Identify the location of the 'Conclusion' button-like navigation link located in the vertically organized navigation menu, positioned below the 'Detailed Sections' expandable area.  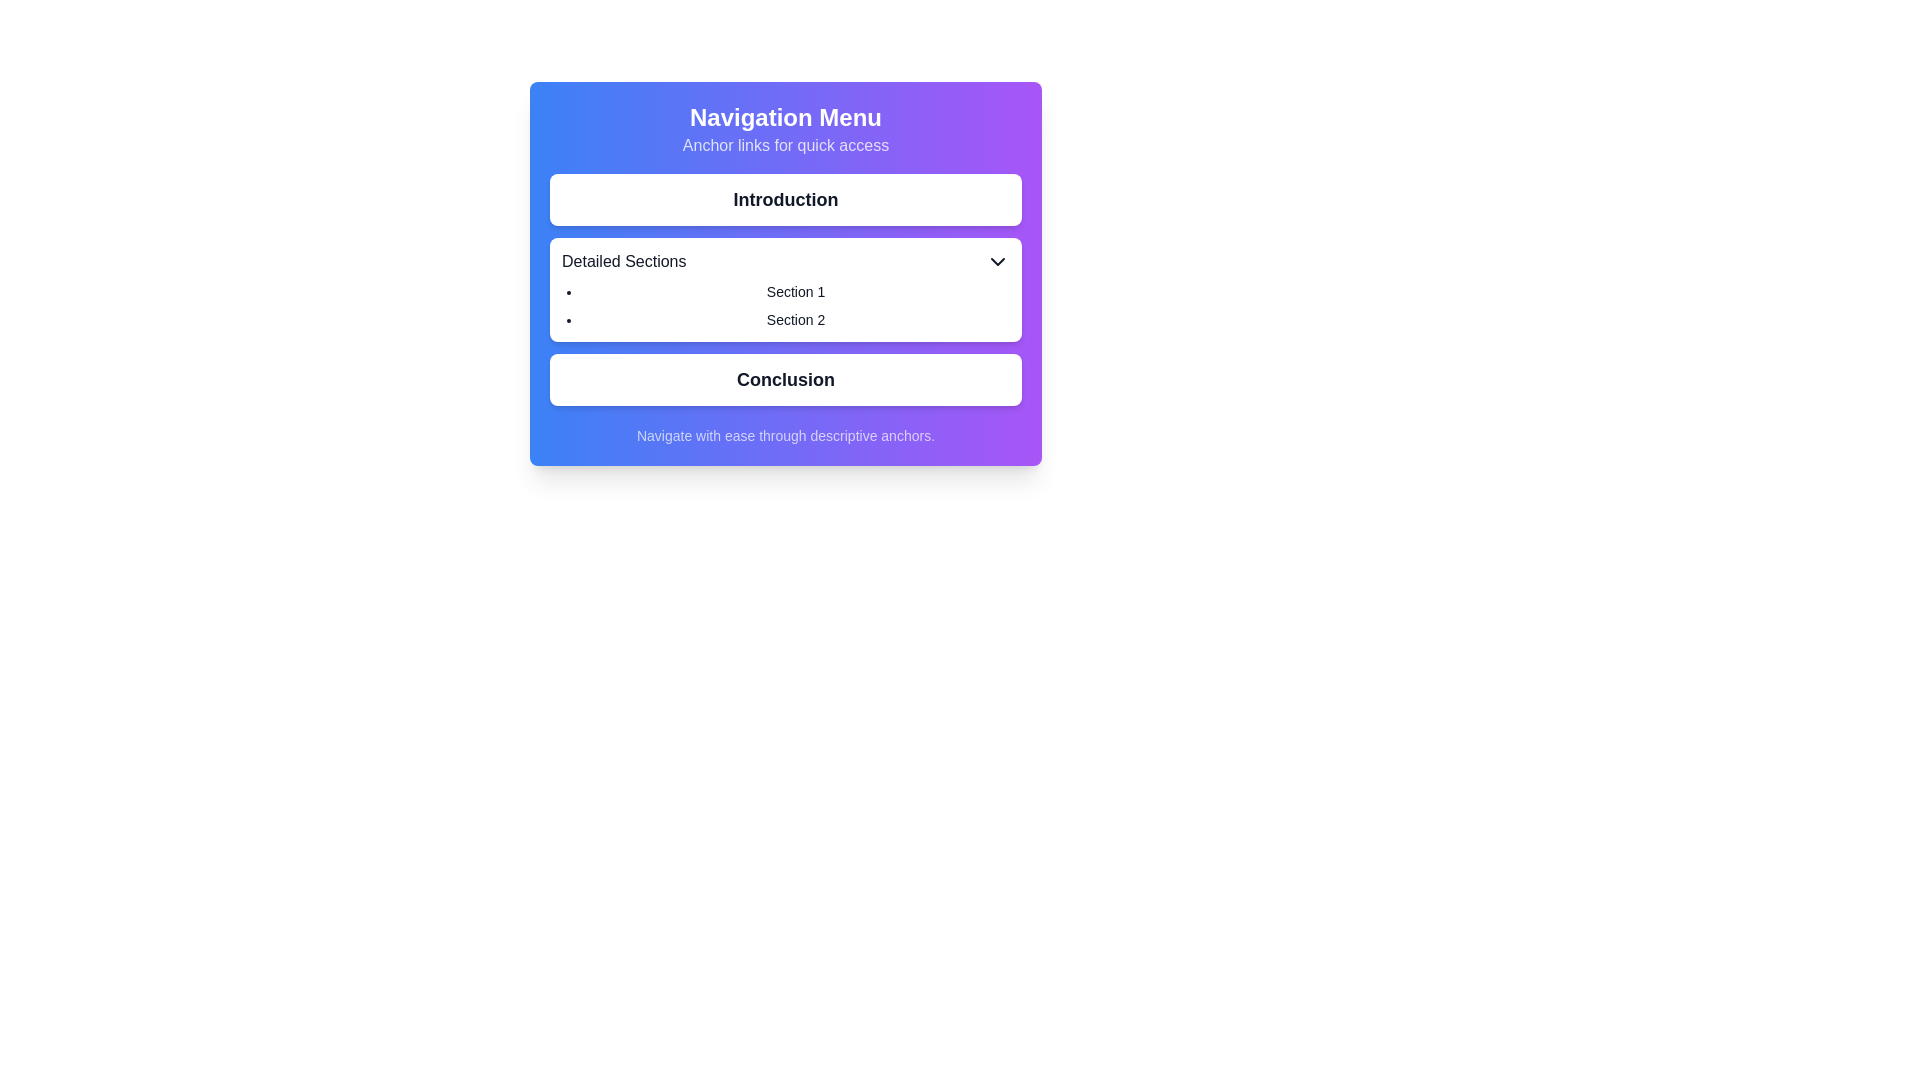
(785, 380).